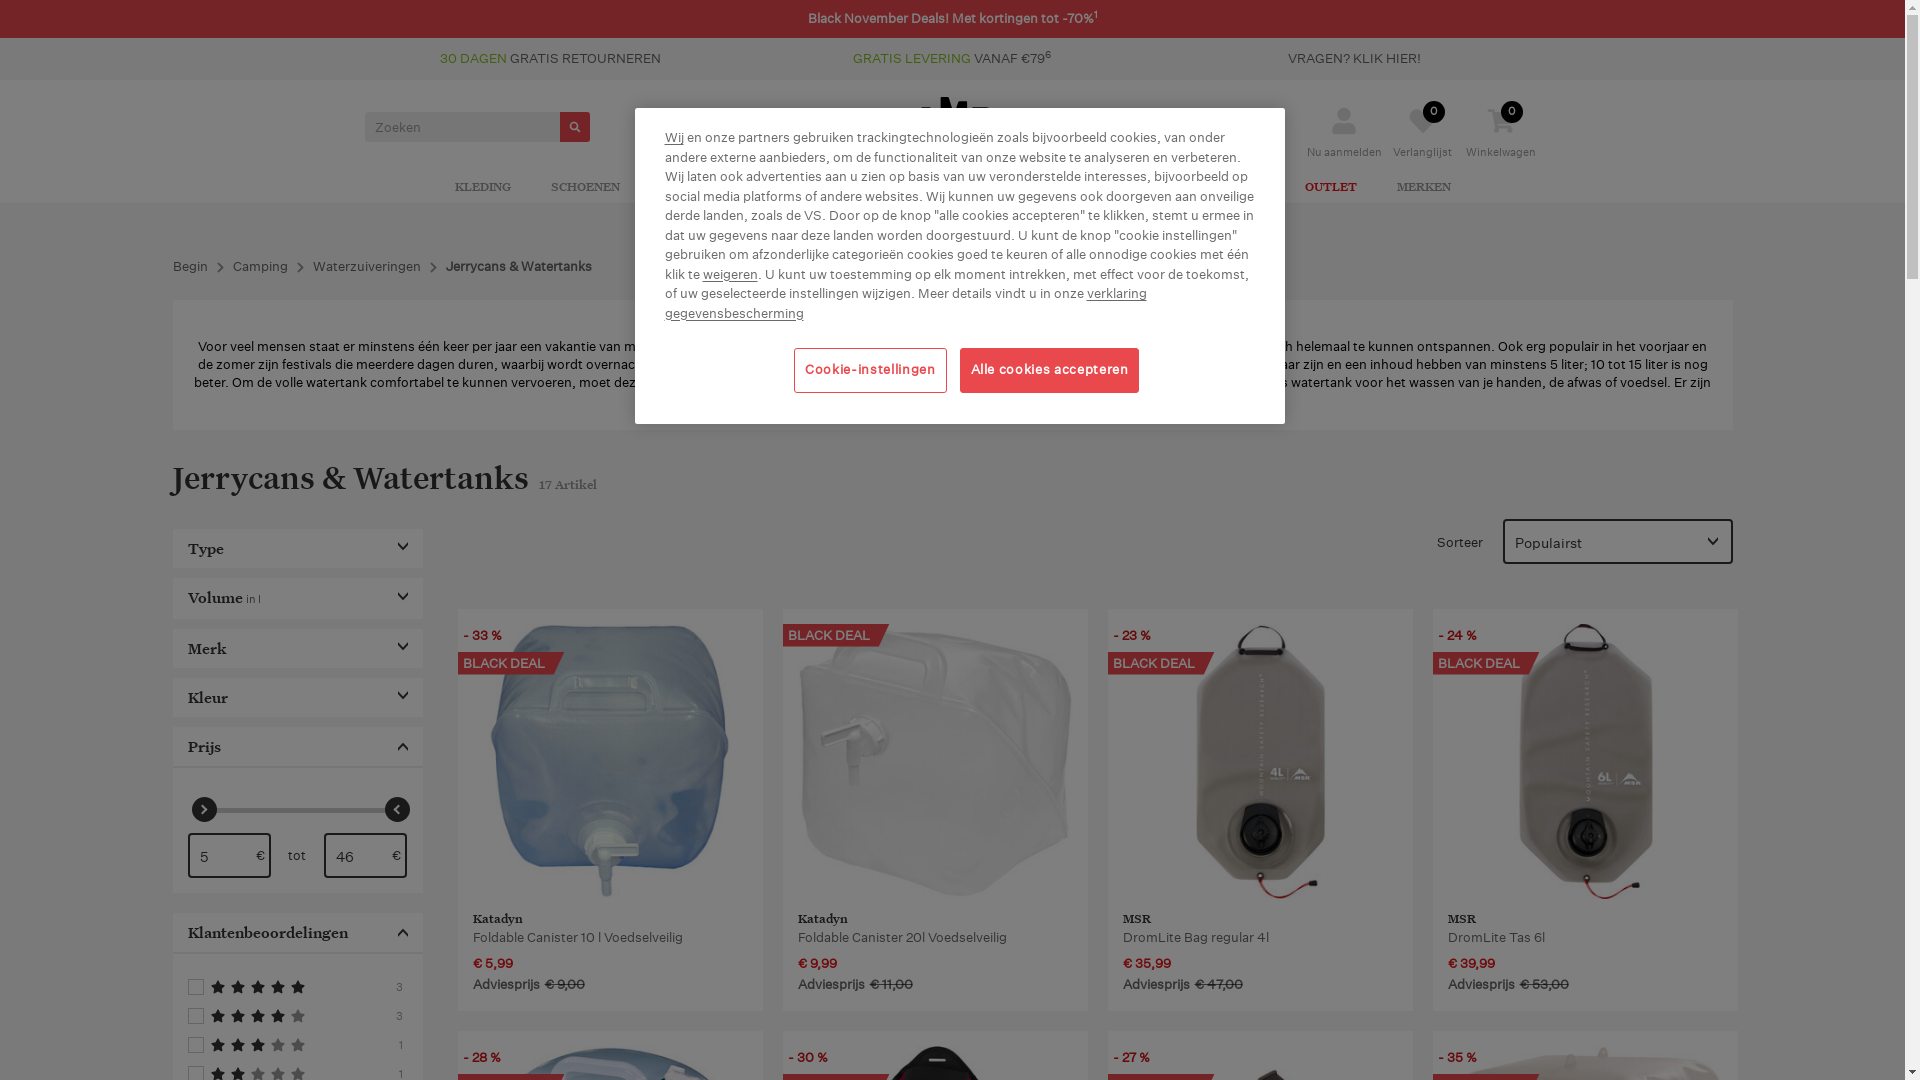 This screenshot has height=1080, width=1920. What do you see at coordinates (1584, 810) in the screenshot?
I see `'MSR DromLite Tas 6l'` at bounding box center [1584, 810].